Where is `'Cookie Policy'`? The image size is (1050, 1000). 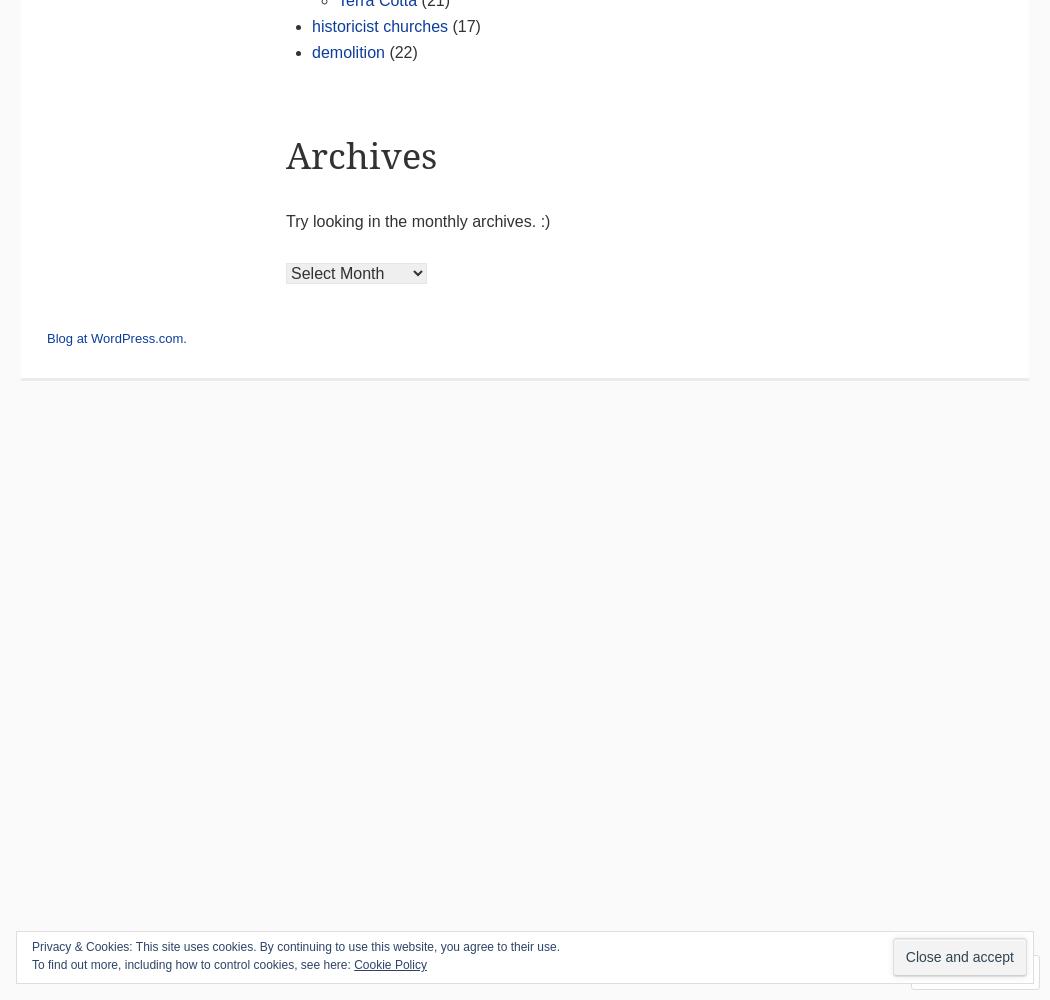 'Cookie Policy' is located at coordinates (389, 964).